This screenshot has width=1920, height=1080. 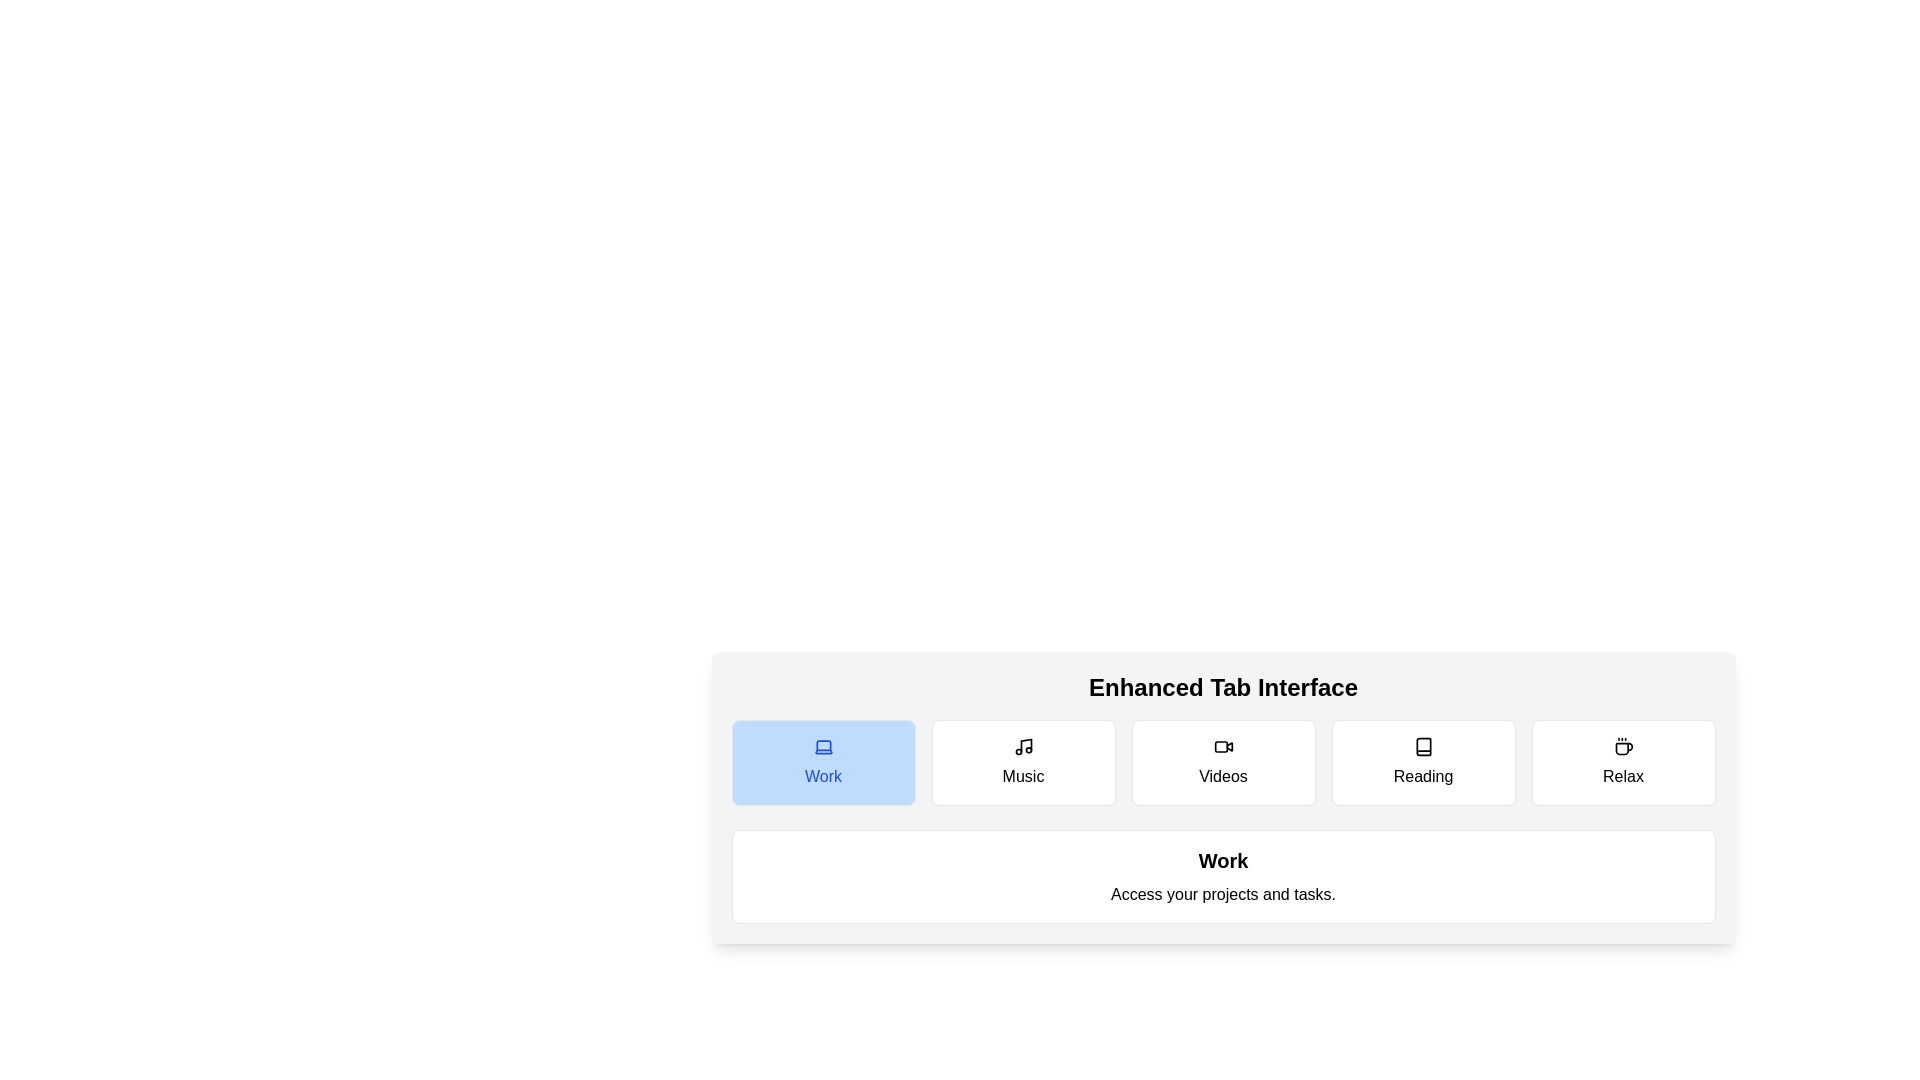 What do you see at coordinates (1422, 763) in the screenshot?
I see `the tab button corresponding to Reading` at bounding box center [1422, 763].